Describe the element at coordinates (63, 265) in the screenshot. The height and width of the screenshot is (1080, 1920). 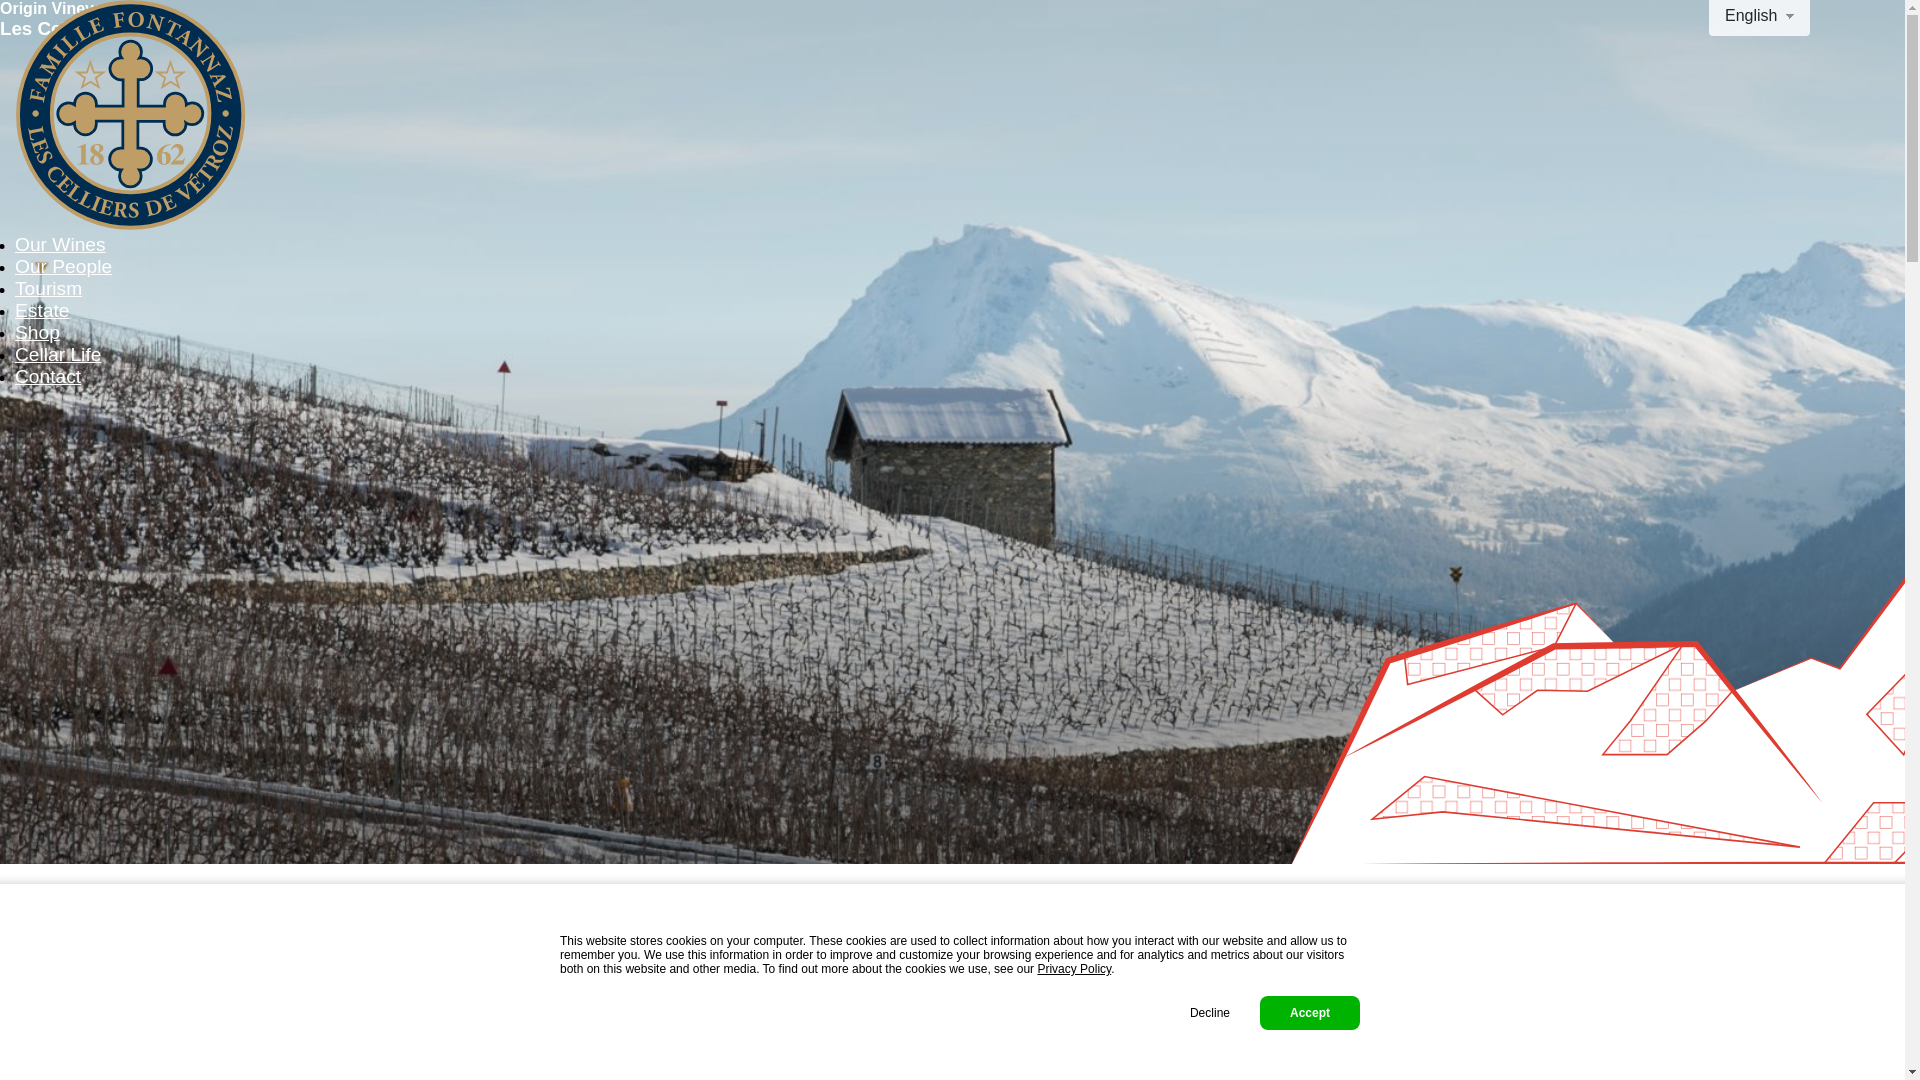
I see `'Our People'` at that location.